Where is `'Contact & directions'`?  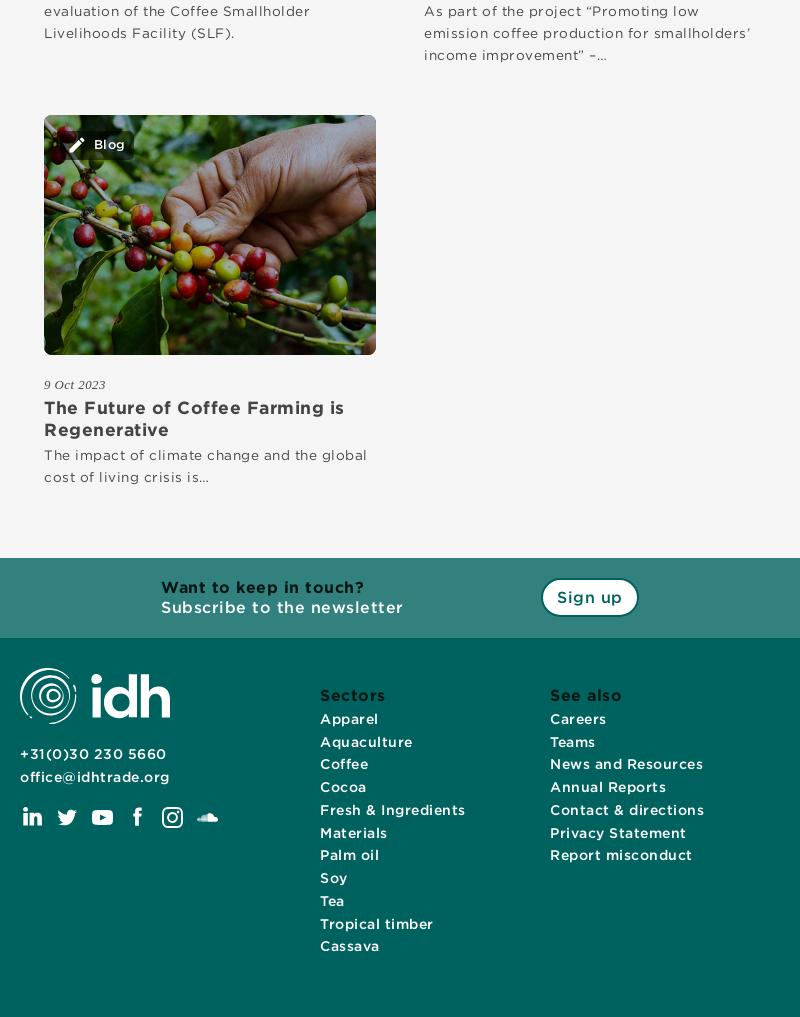
'Contact & directions' is located at coordinates (626, 808).